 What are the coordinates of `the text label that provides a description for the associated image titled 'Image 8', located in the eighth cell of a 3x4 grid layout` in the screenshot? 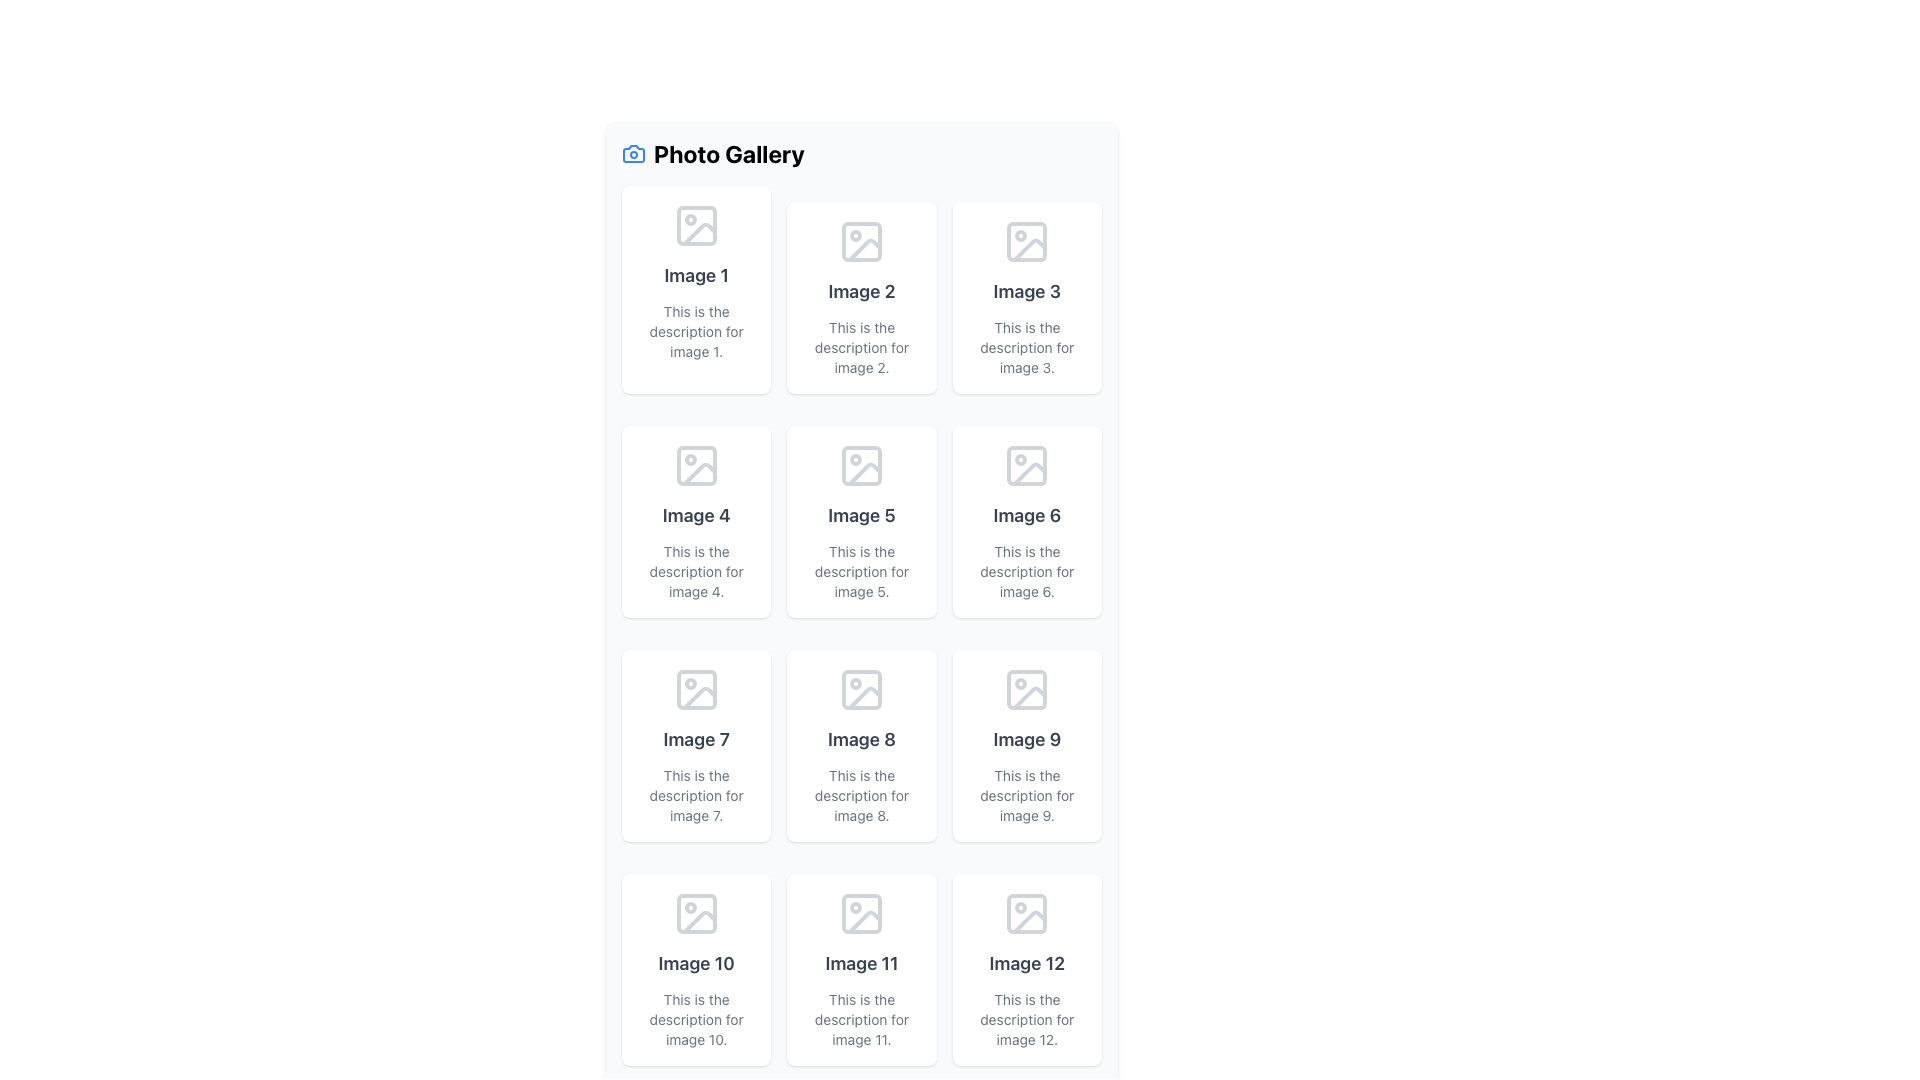 It's located at (862, 794).